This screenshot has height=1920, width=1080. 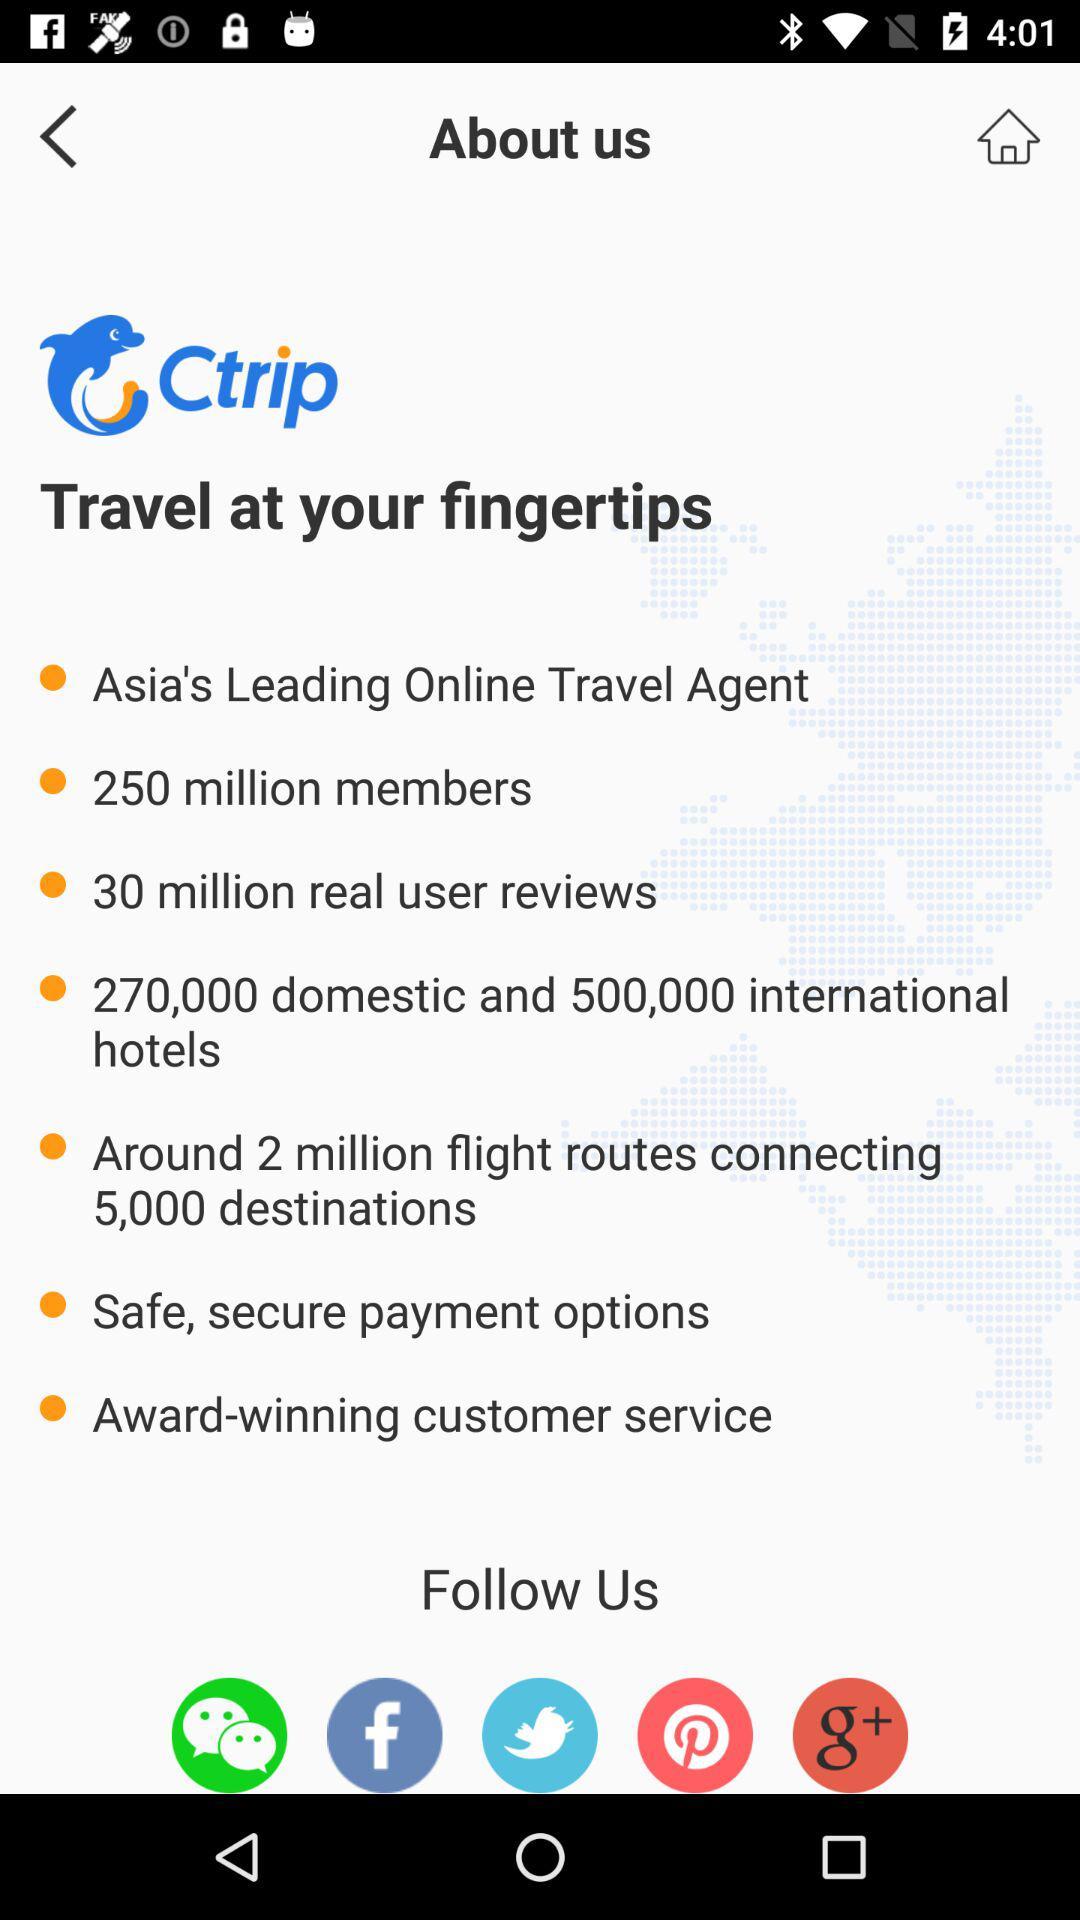 I want to click on open related twitter page, so click(x=540, y=1734).